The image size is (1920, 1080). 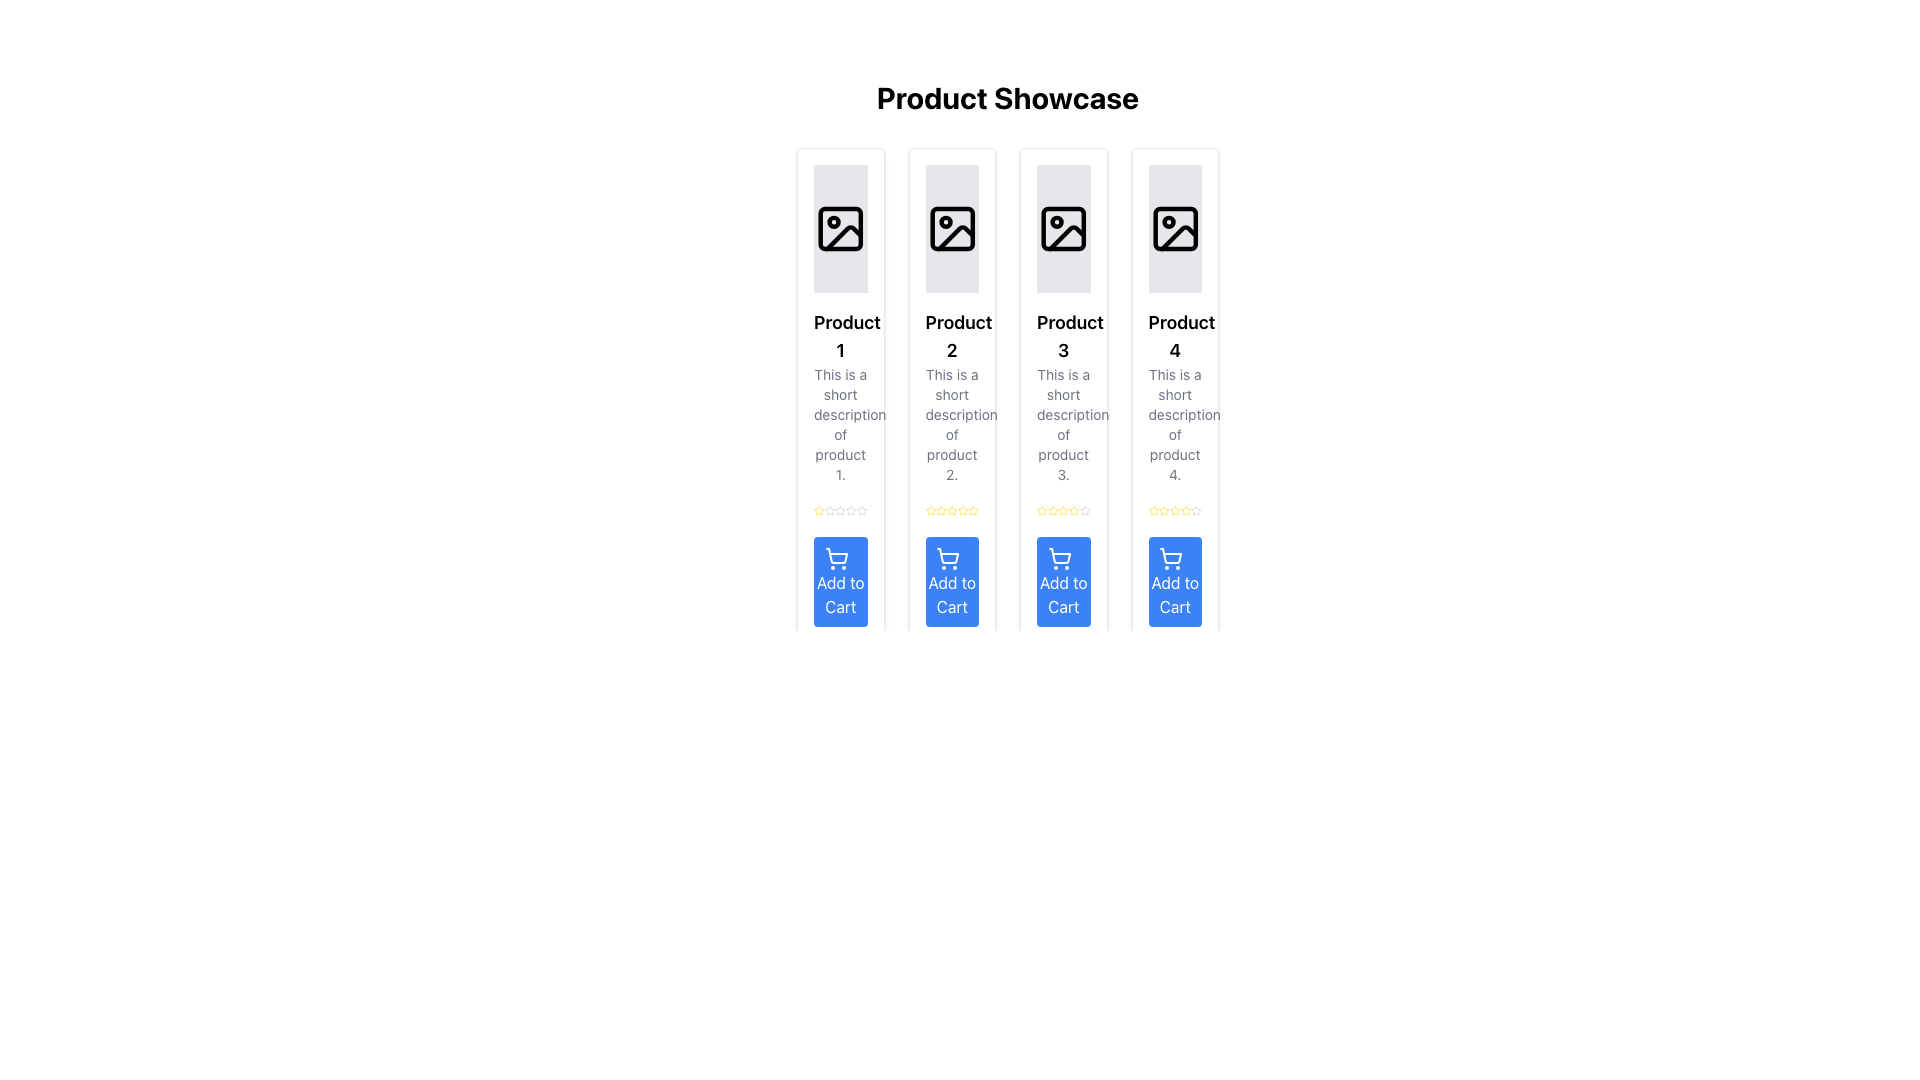 I want to click on the fourth hollow star icon in the rating system, which is located in the first product card below the product description text, so click(x=840, y=509).